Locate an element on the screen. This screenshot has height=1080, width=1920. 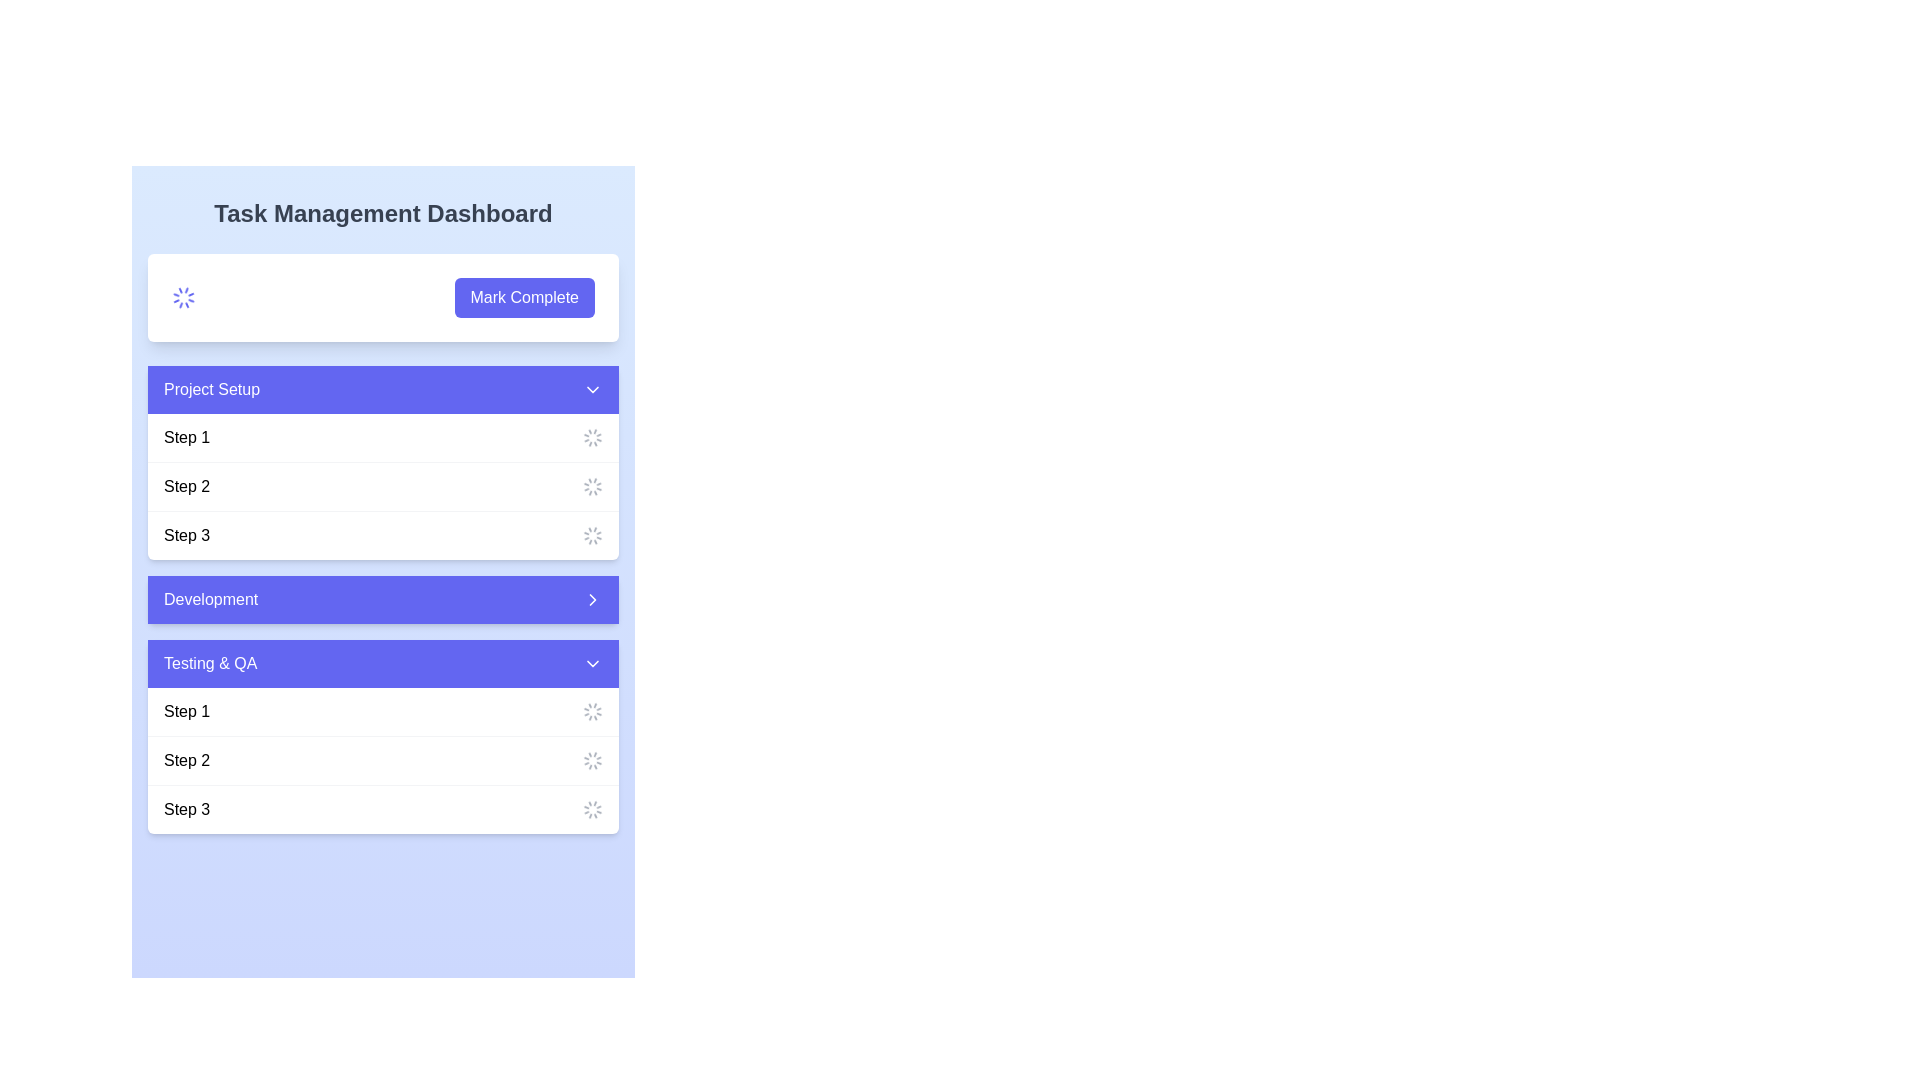
the 'Step 2' text label, which is styled in black font and is located under the 'Testing & QA' section, positioned between 'Step 1' and 'Step 3' is located at coordinates (187, 760).